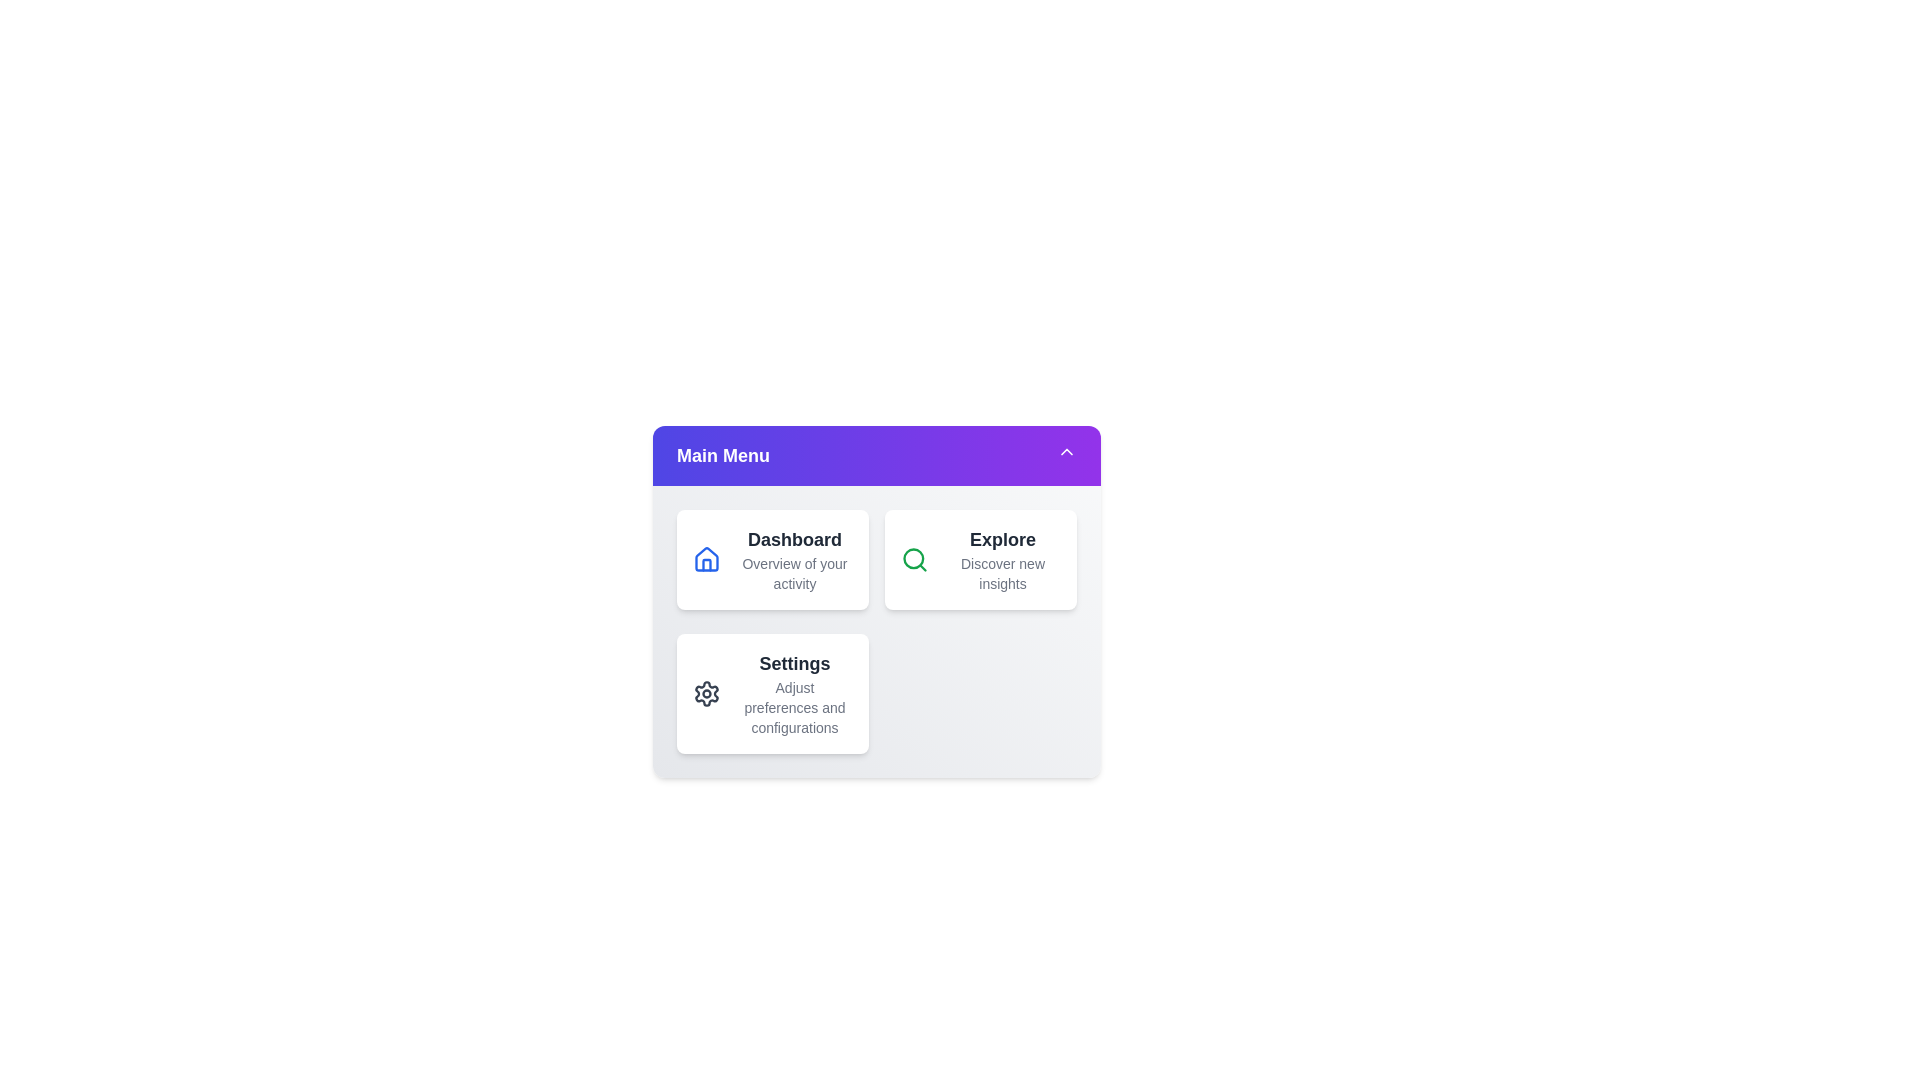  I want to click on the 'Main Menu' button to toggle the visibility of the menu, so click(877, 455).